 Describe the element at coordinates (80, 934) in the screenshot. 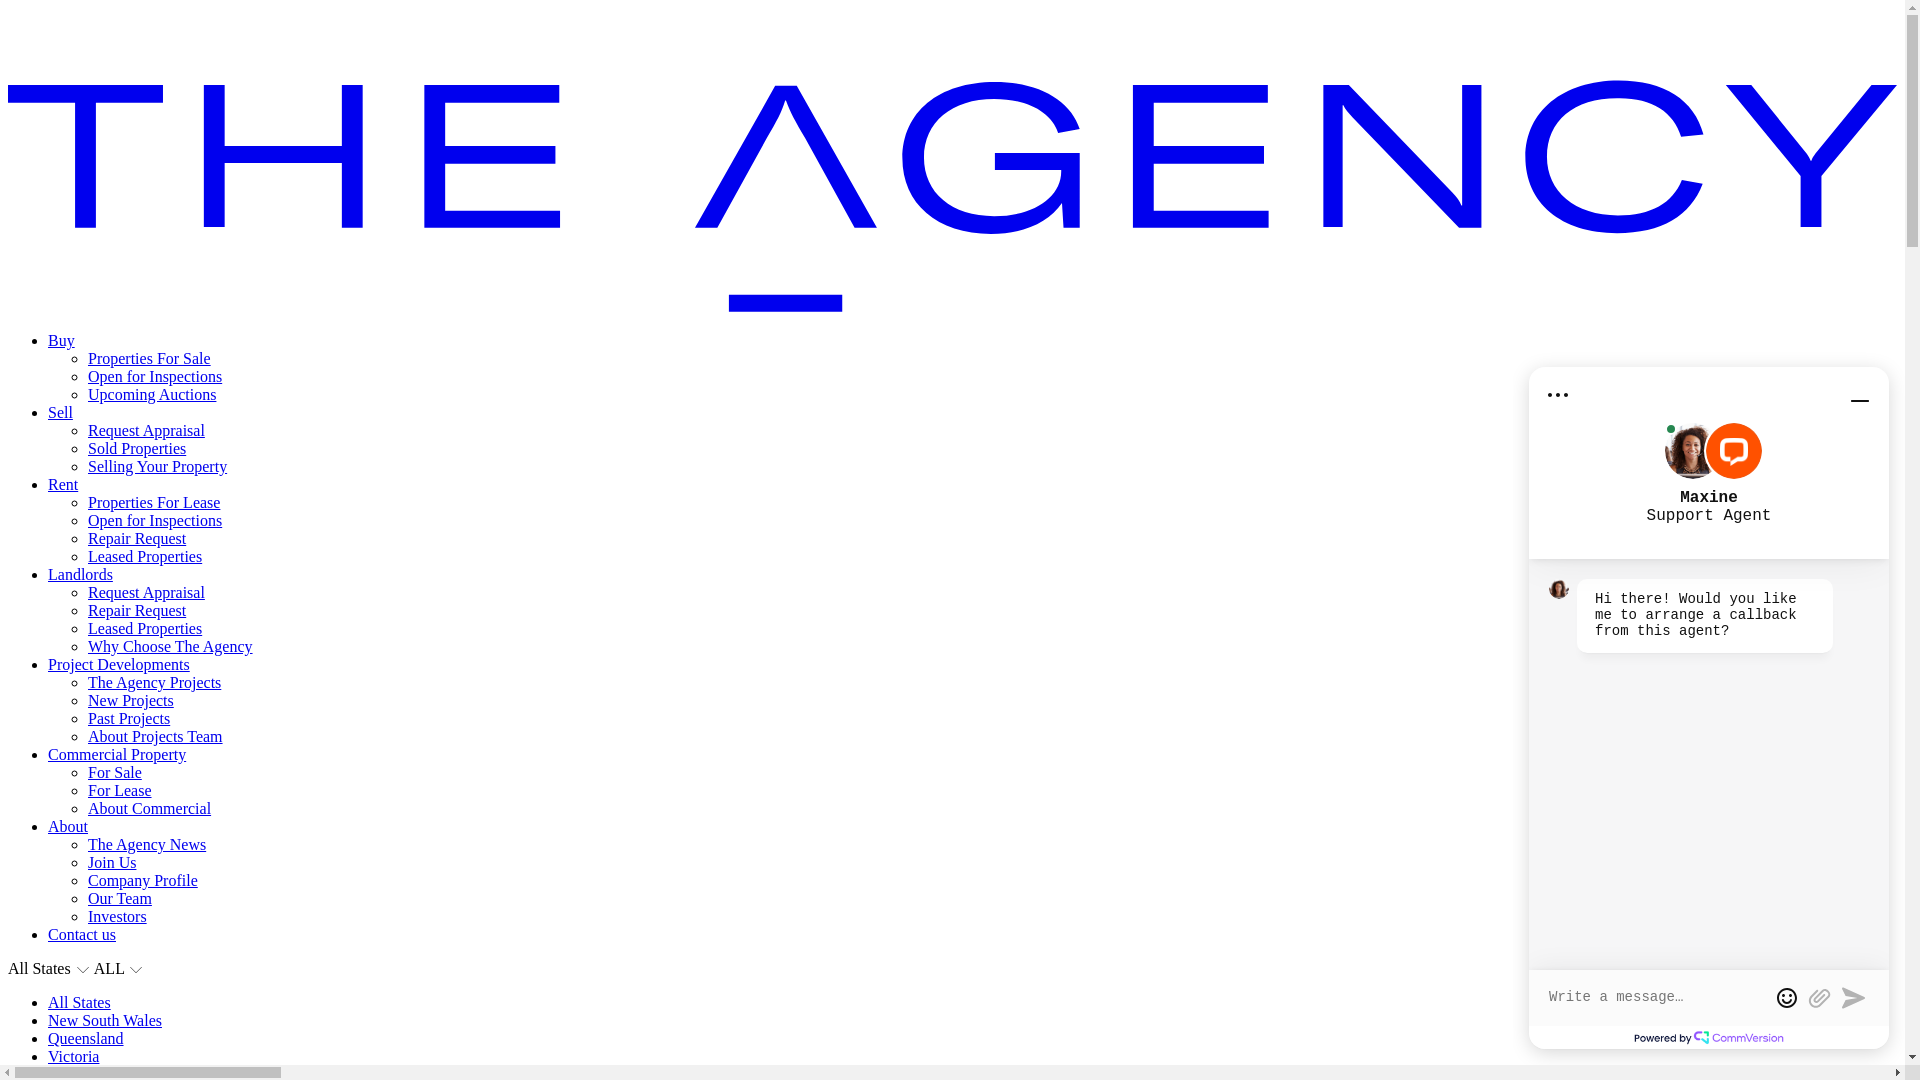

I see `'Contact us'` at that location.